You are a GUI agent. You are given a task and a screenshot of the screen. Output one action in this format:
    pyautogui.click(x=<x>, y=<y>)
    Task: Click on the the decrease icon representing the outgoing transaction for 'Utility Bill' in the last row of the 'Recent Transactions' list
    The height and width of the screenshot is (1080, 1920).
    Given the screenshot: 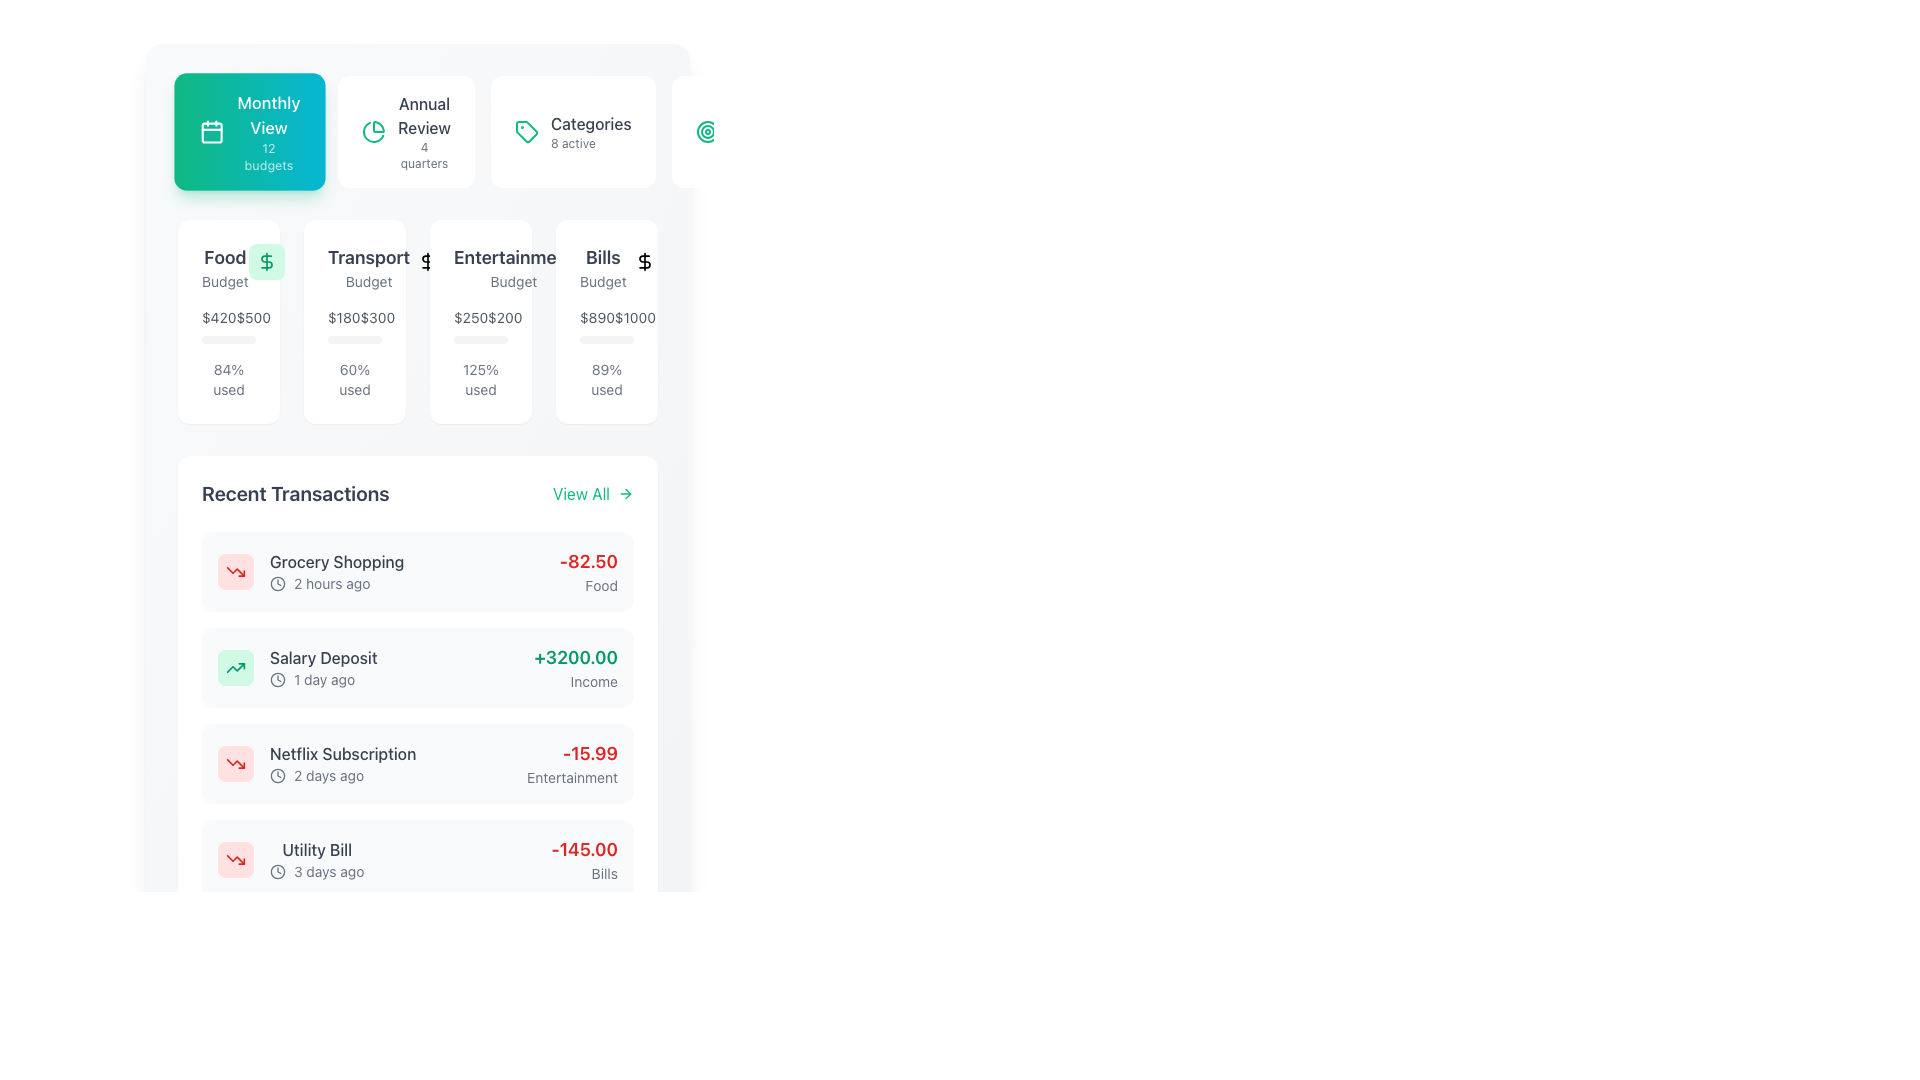 What is the action you would take?
    pyautogui.click(x=235, y=859)
    